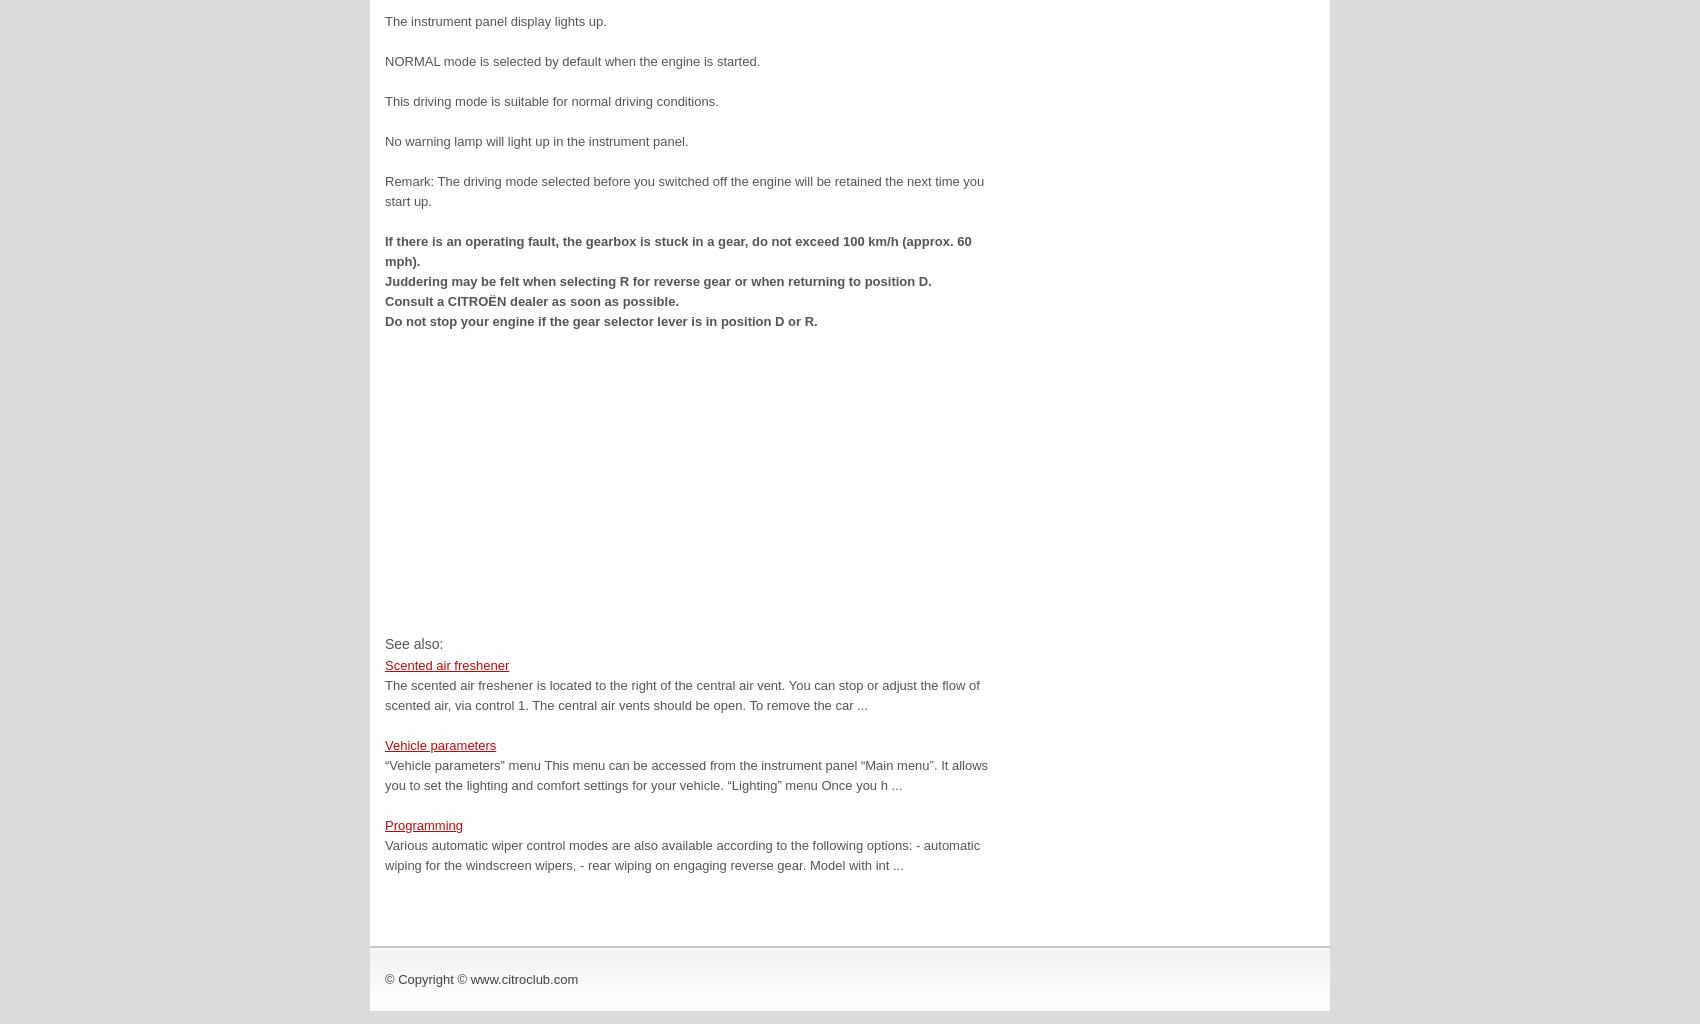 Image resolution: width=1700 pixels, height=1024 pixels. Describe the element at coordinates (440, 744) in the screenshot. I see `'Vehicle parameters'` at that location.